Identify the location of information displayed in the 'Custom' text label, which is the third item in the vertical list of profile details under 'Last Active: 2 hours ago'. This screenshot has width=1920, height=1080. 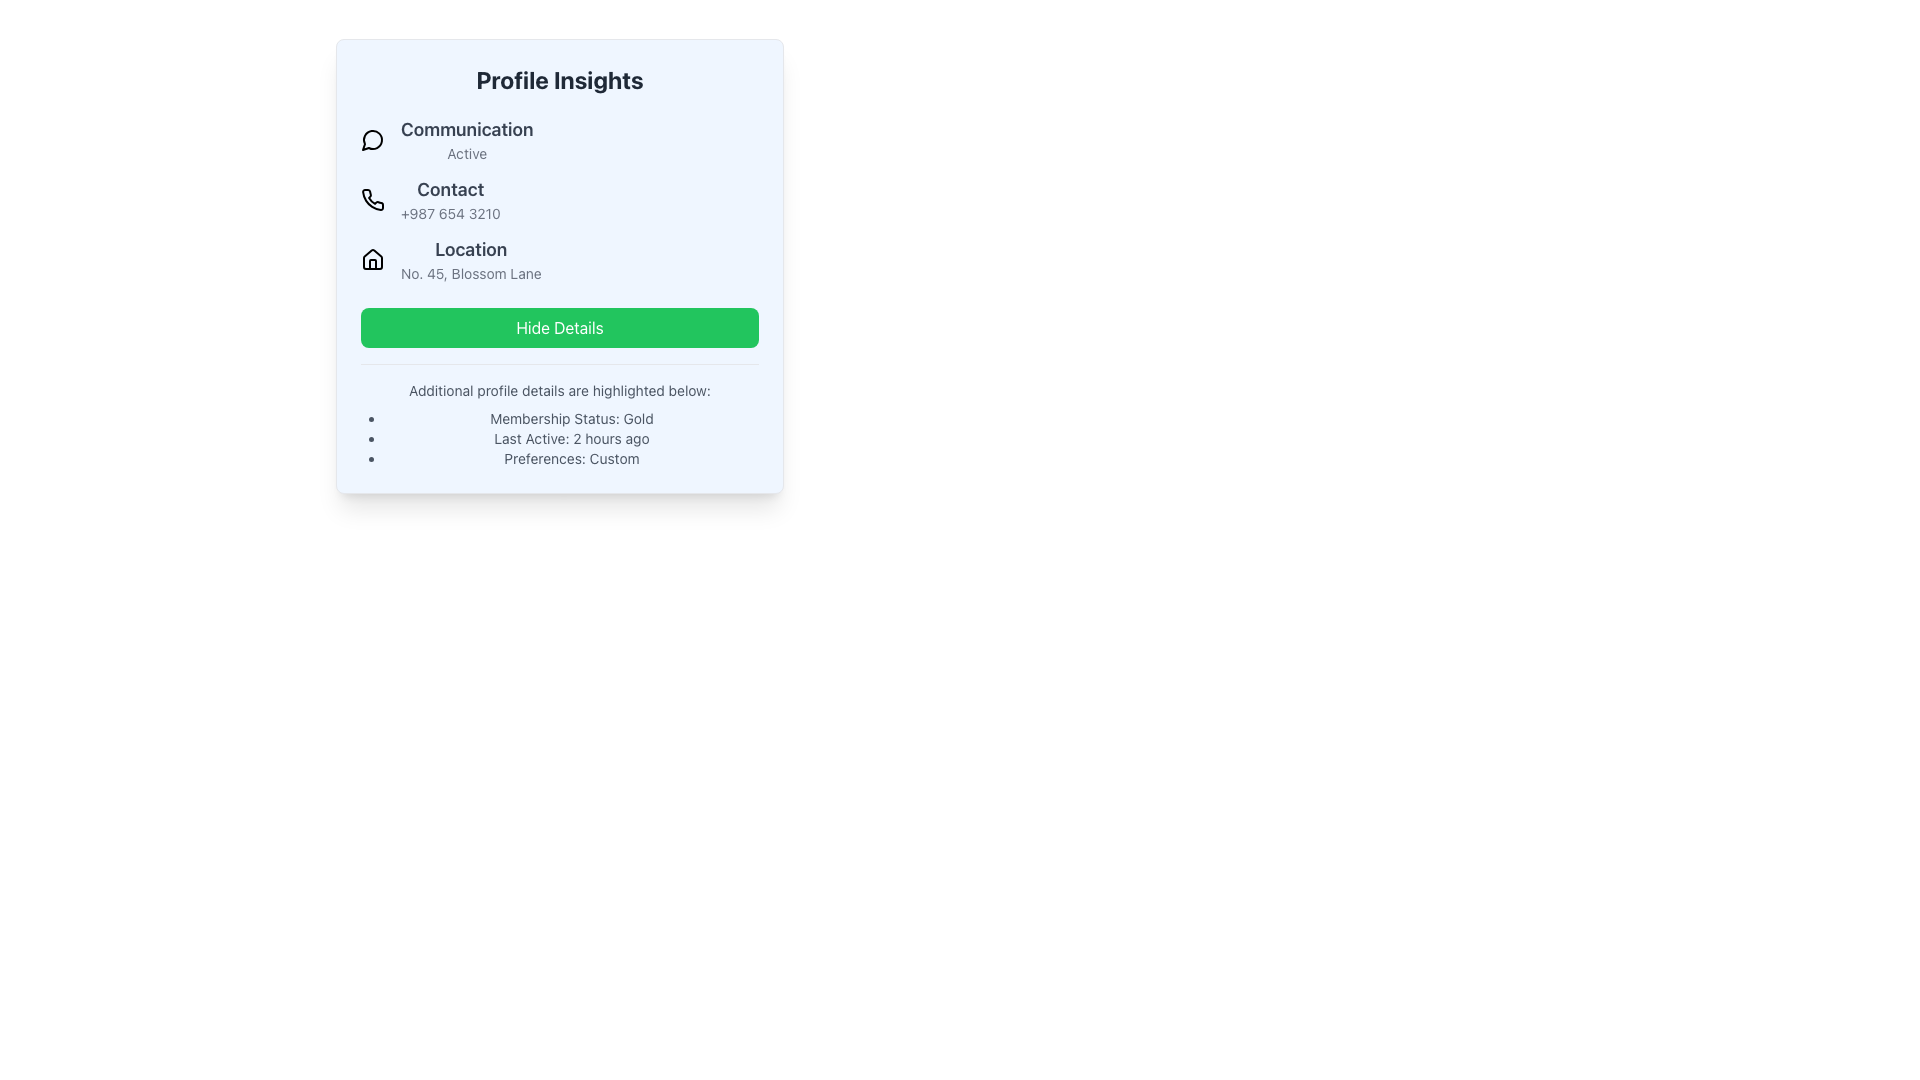
(570, 459).